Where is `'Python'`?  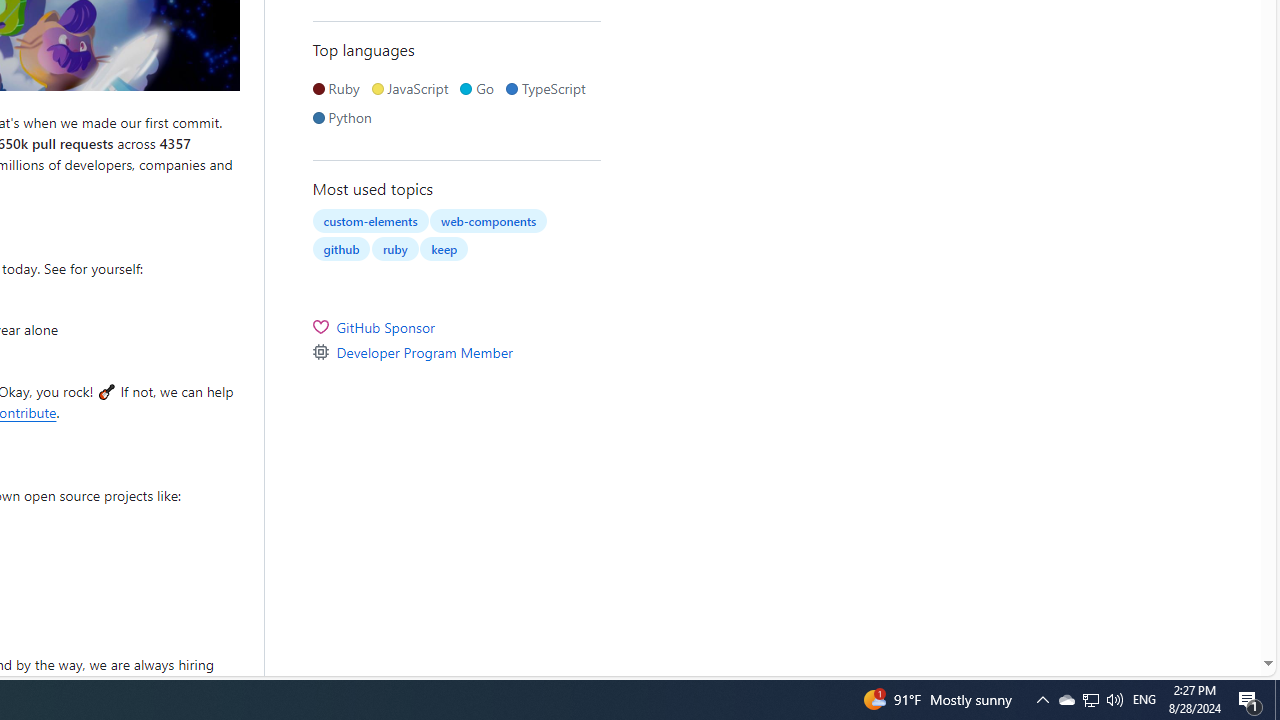 'Python' is located at coordinates (346, 117).